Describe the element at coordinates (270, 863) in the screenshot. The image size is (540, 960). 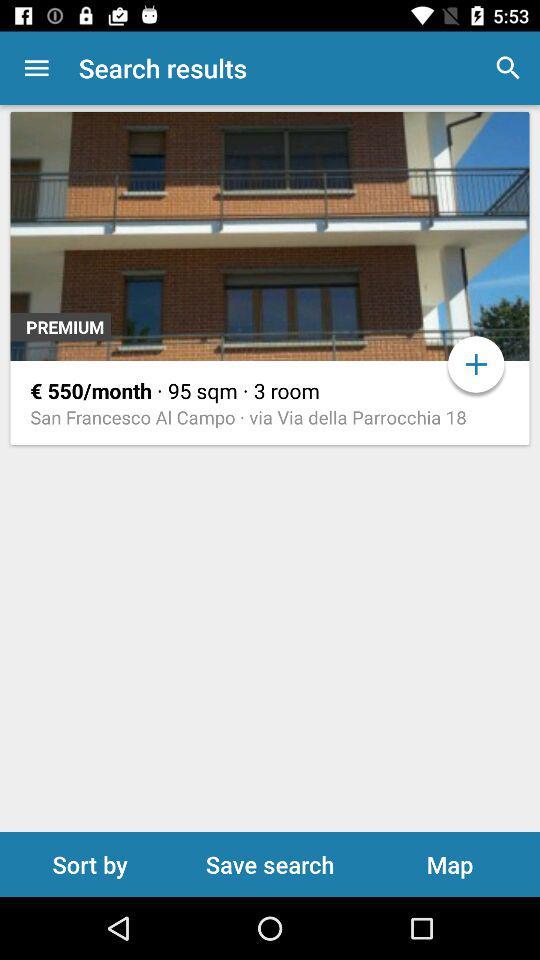
I see `the icon below the san francesco al item` at that location.